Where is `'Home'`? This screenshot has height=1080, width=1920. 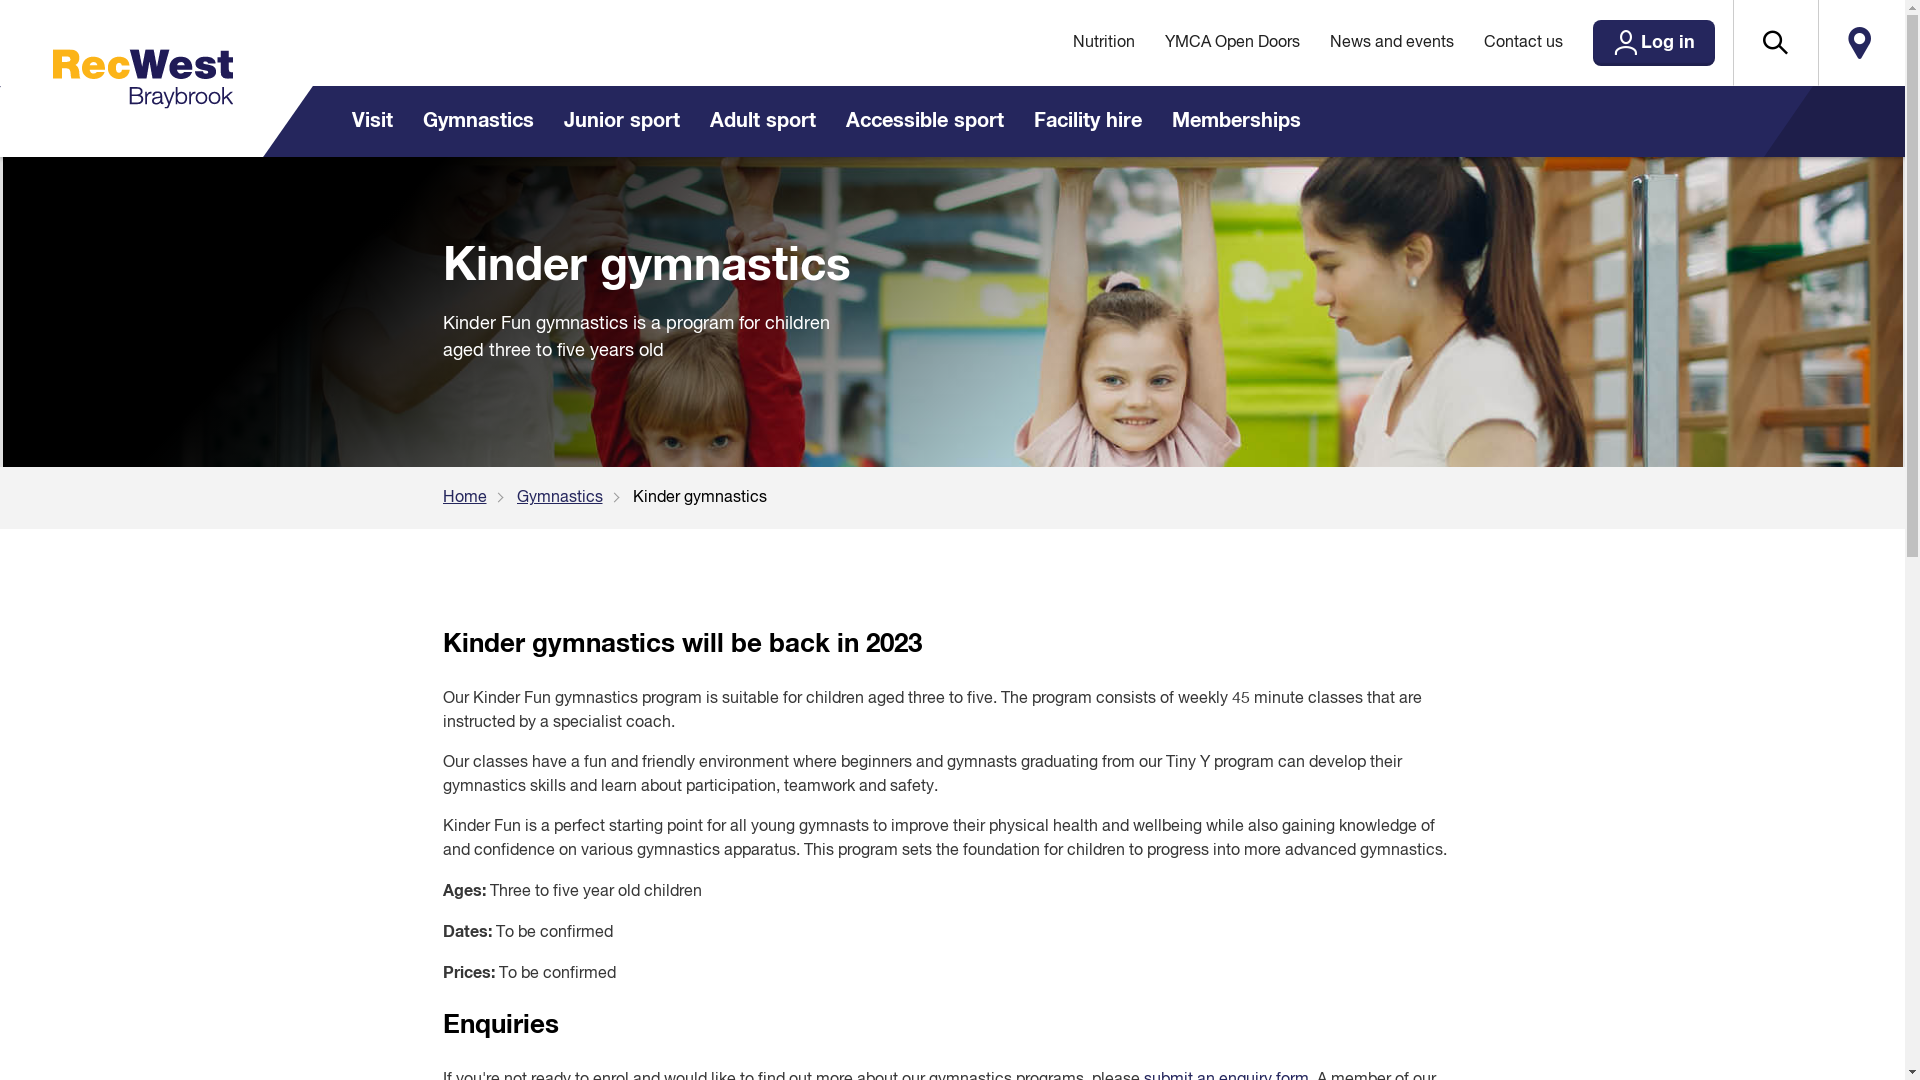 'Home' is located at coordinates (478, 496).